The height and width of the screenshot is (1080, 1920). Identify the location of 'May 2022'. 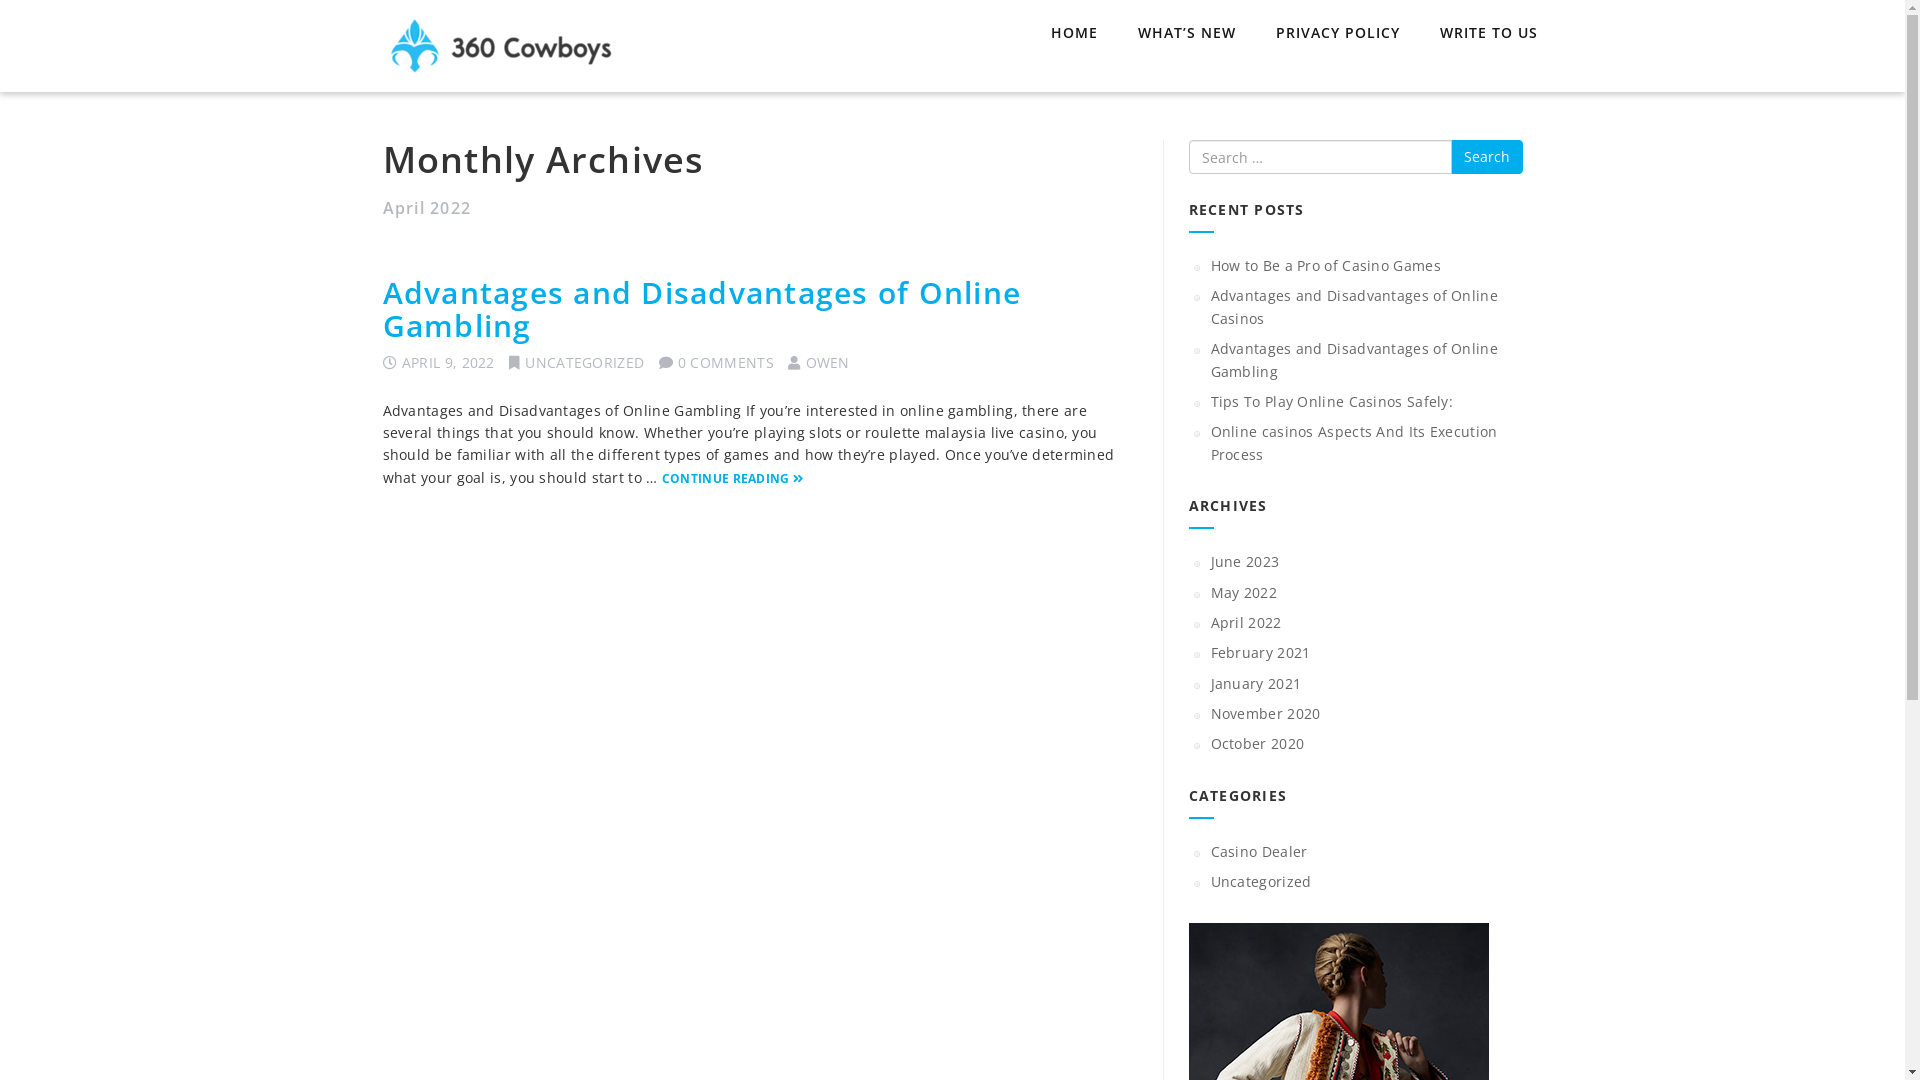
(1242, 591).